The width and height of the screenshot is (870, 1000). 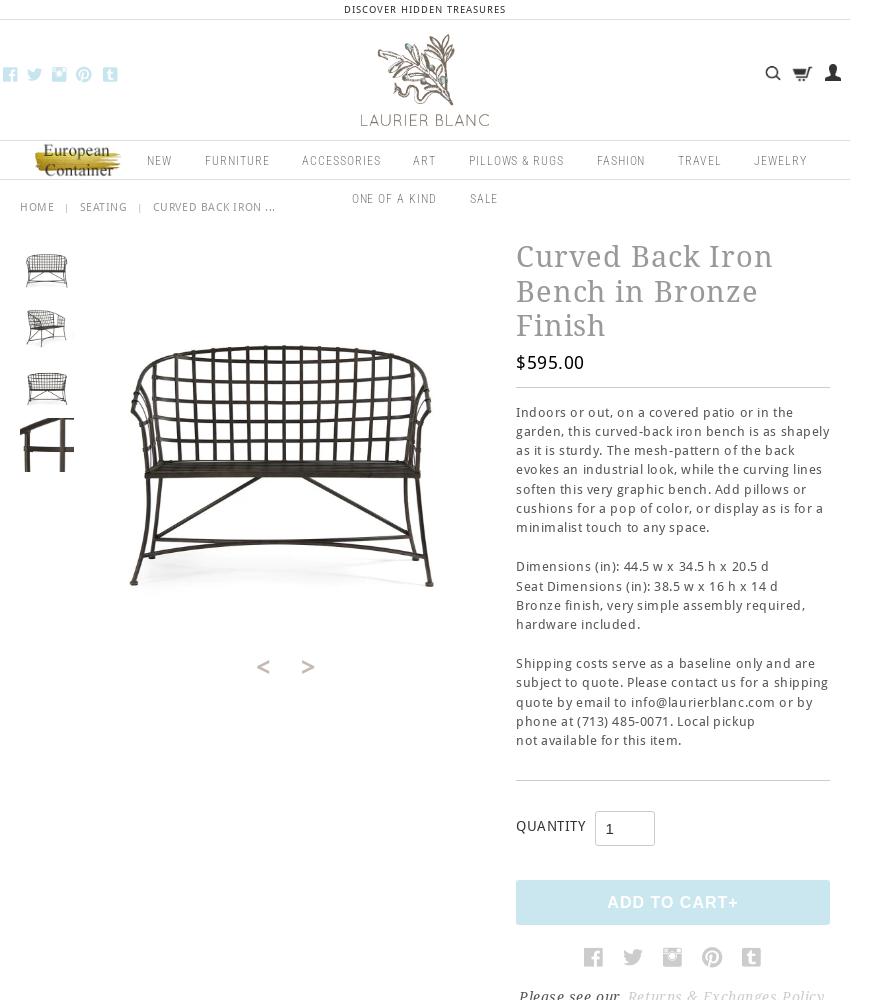 What do you see at coordinates (158, 160) in the screenshot?
I see `'New'` at bounding box center [158, 160].